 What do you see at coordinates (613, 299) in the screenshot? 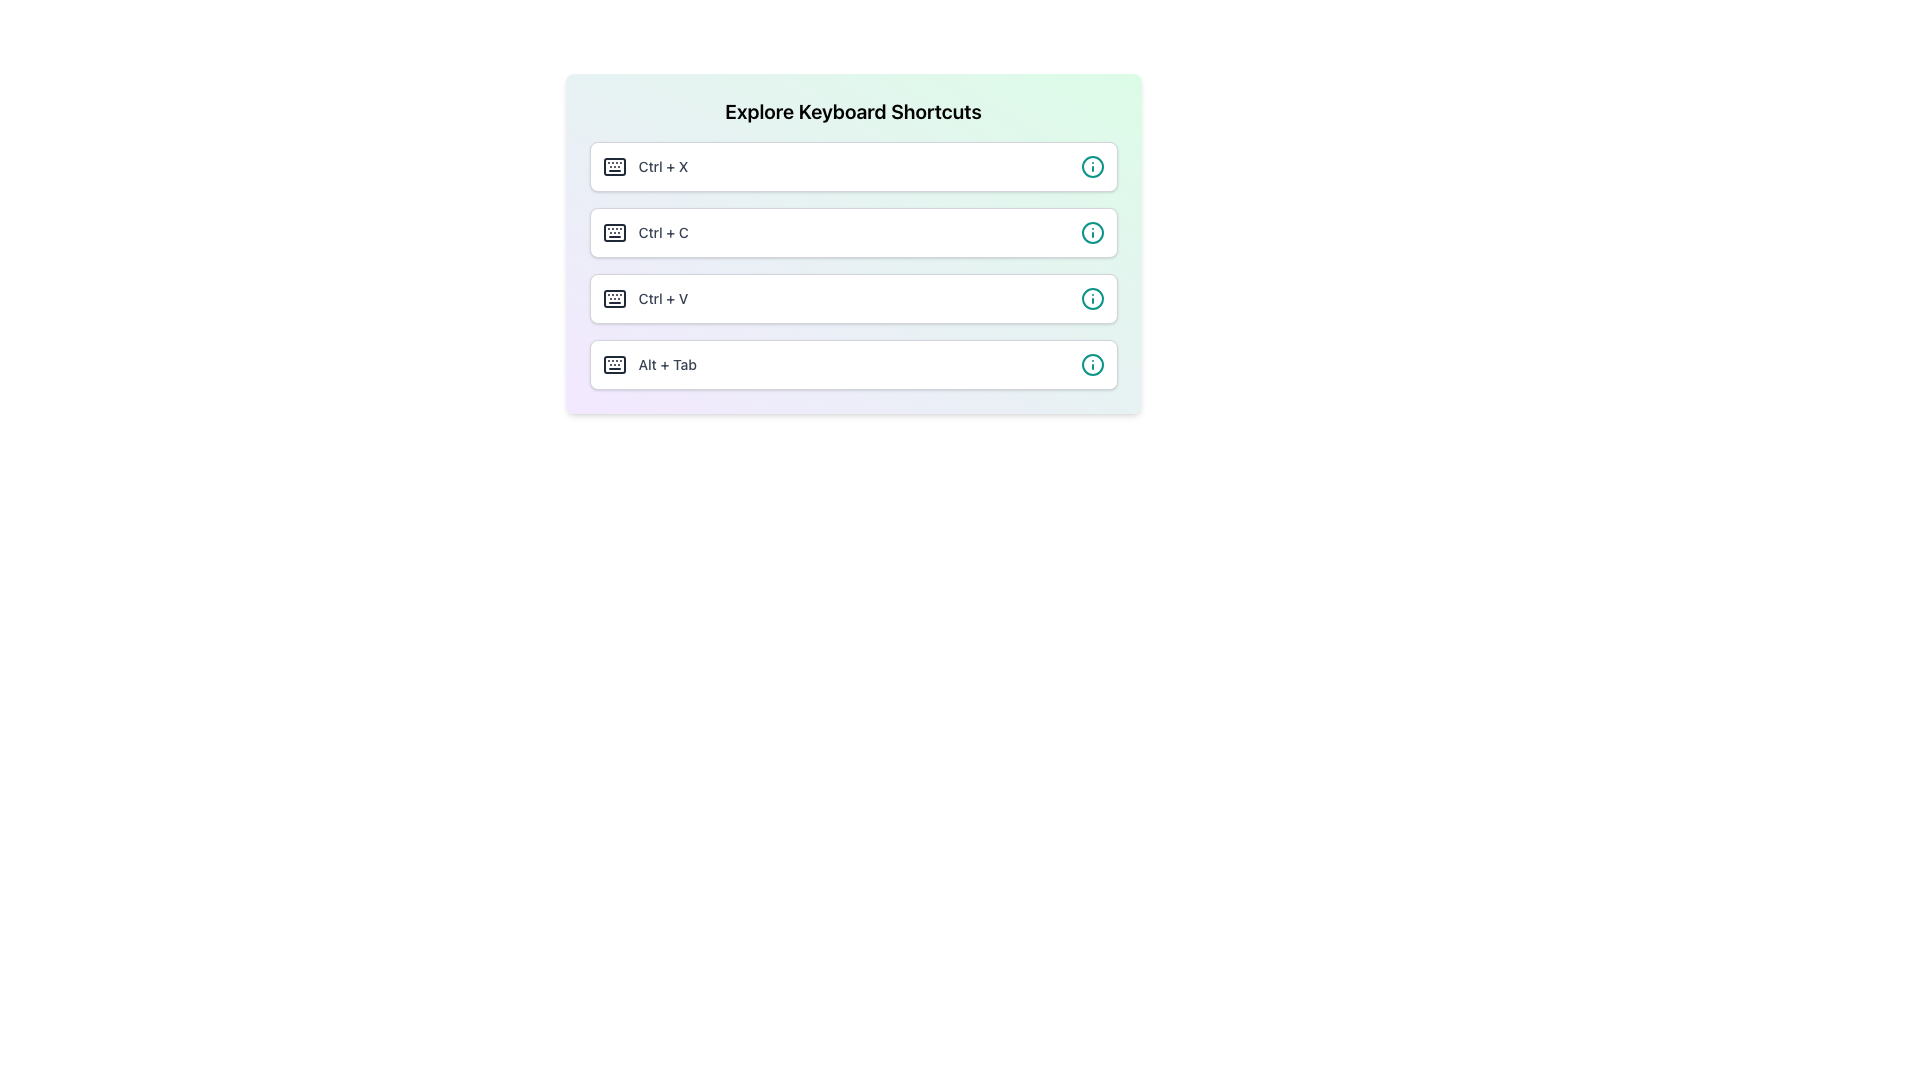
I see `the small rectangular shape with rounded corners located within the keyboard icon in the third entry of the list detailing keyboard shortcuts` at bounding box center [613, 299].